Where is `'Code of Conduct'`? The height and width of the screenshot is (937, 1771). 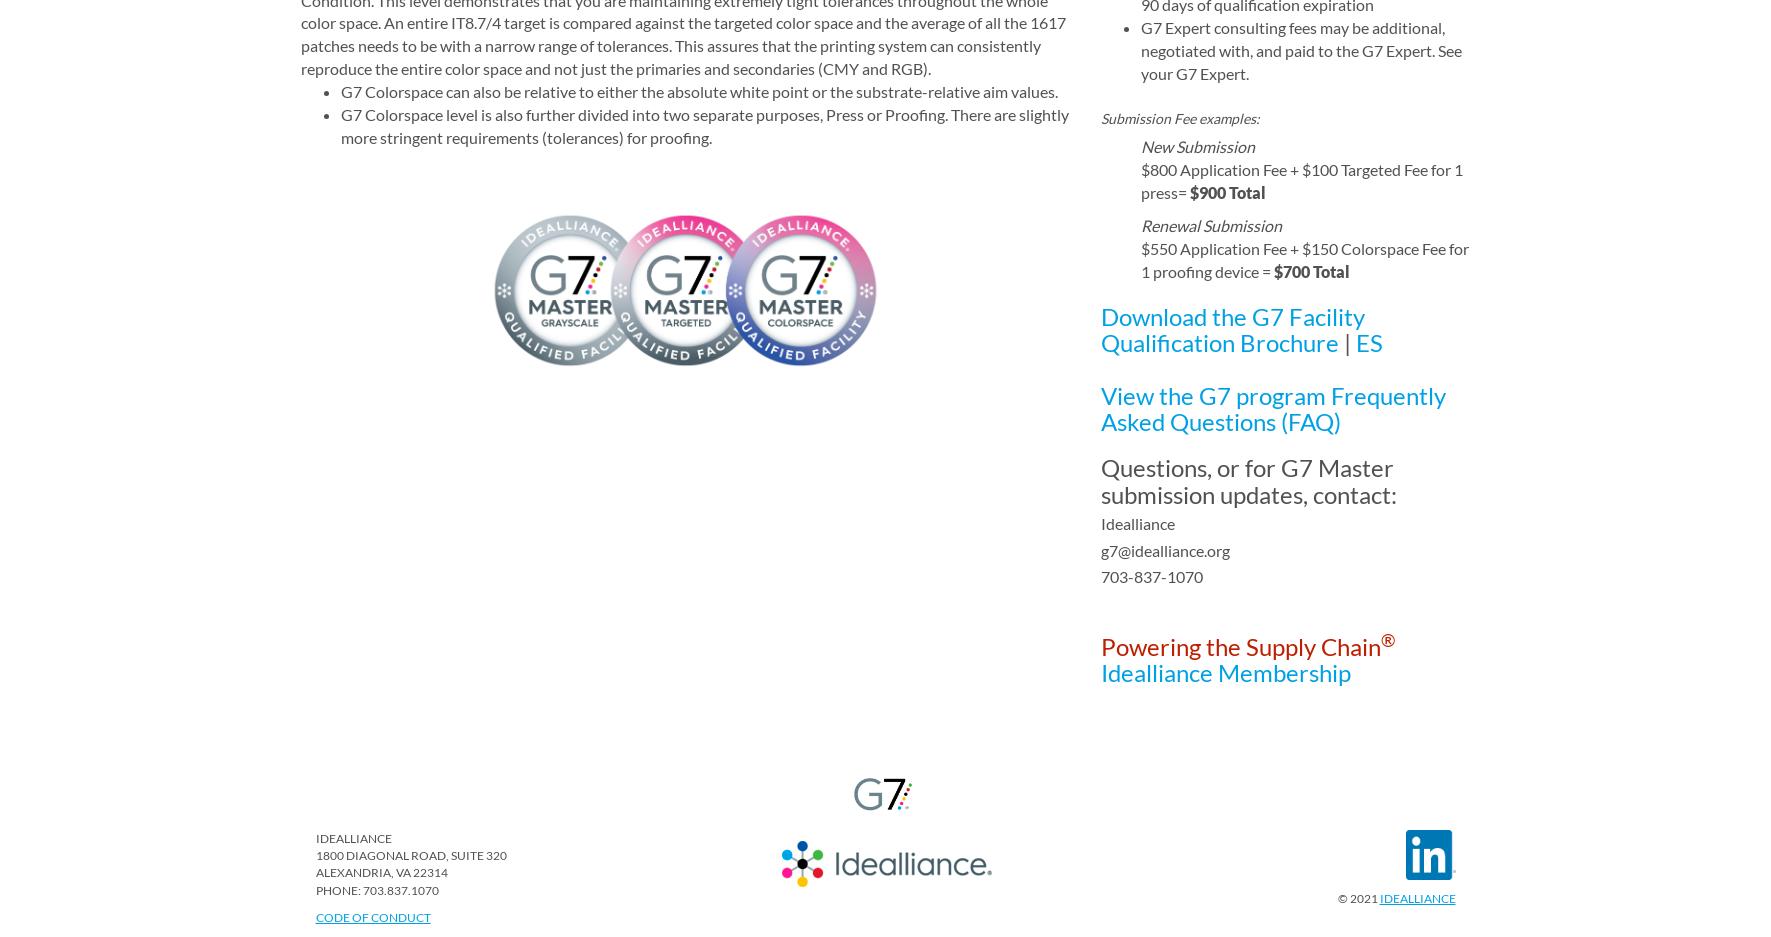
'Code of Conduct' is located at coordinates (314, 916).